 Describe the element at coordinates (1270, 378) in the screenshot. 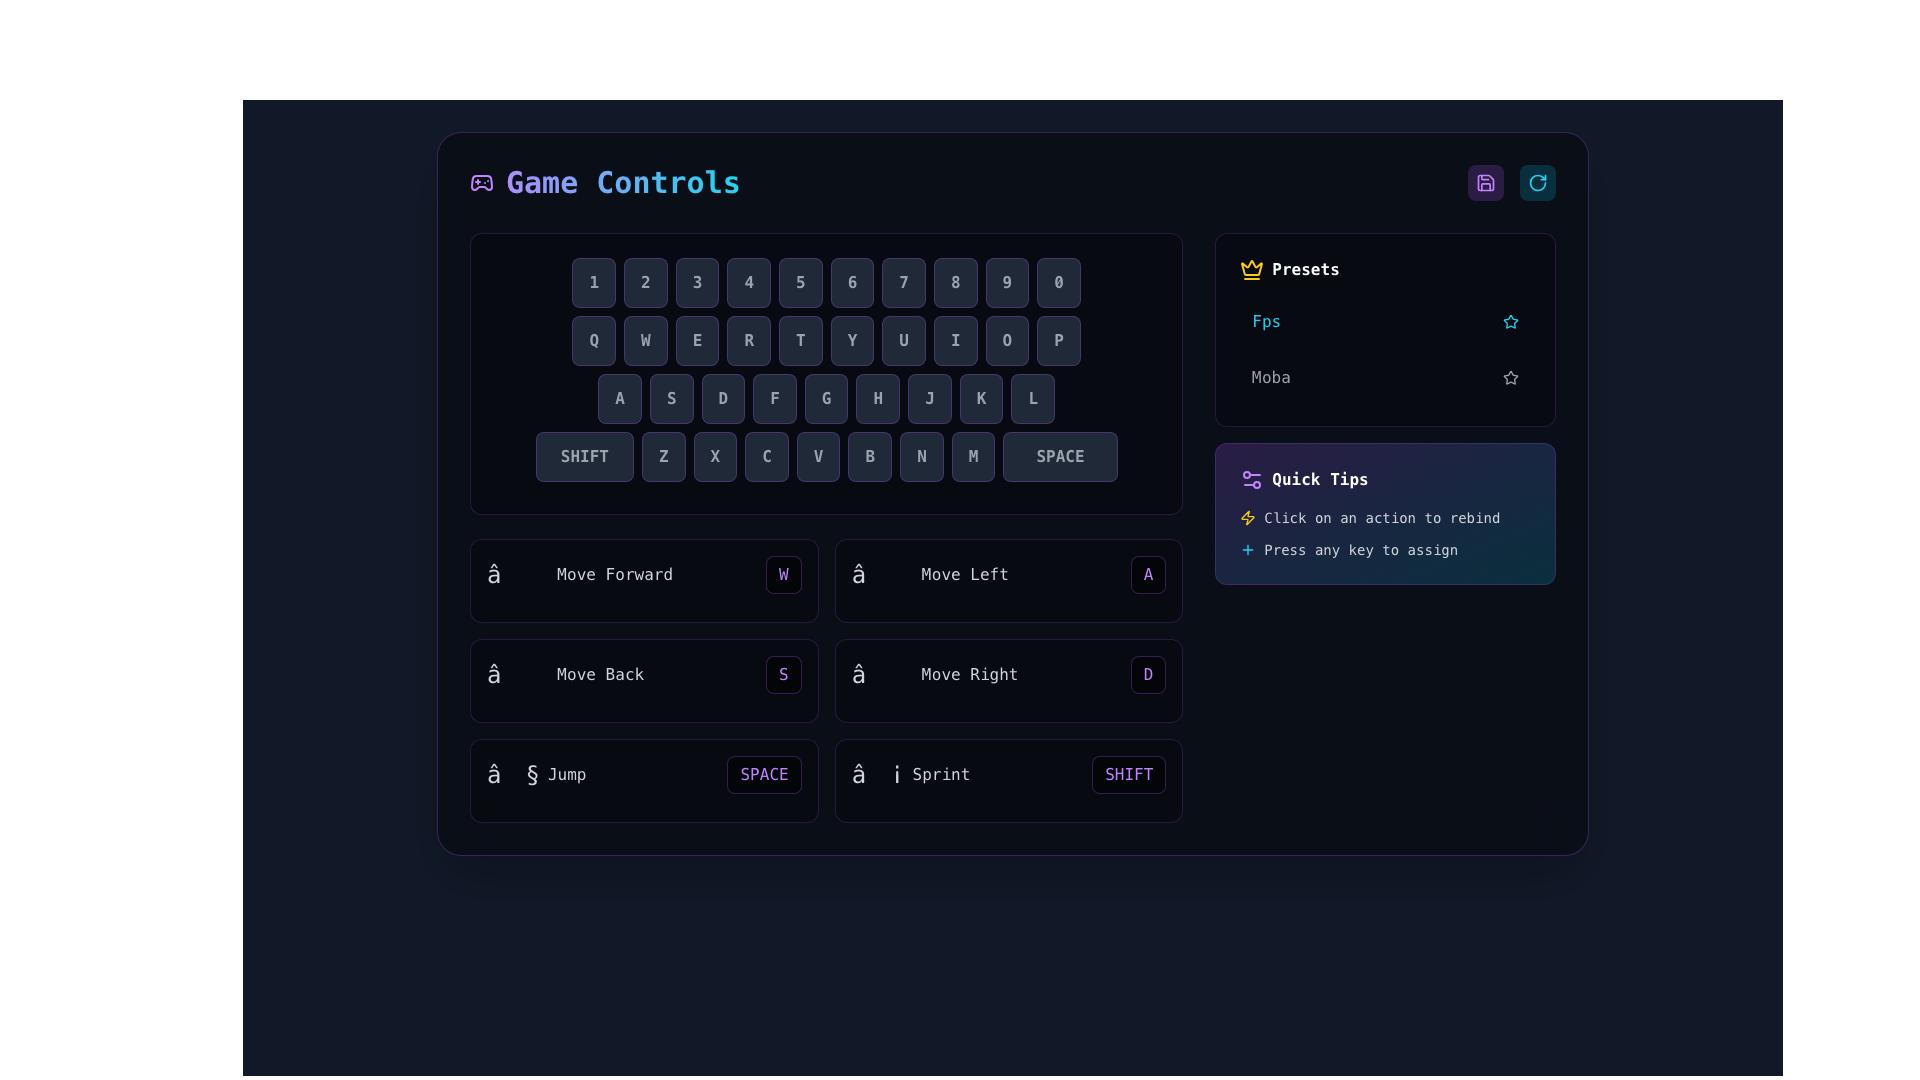

I see `the text label that represents a preset category in the 'Presets' section, located near the top-right corner of the interface` at that location.